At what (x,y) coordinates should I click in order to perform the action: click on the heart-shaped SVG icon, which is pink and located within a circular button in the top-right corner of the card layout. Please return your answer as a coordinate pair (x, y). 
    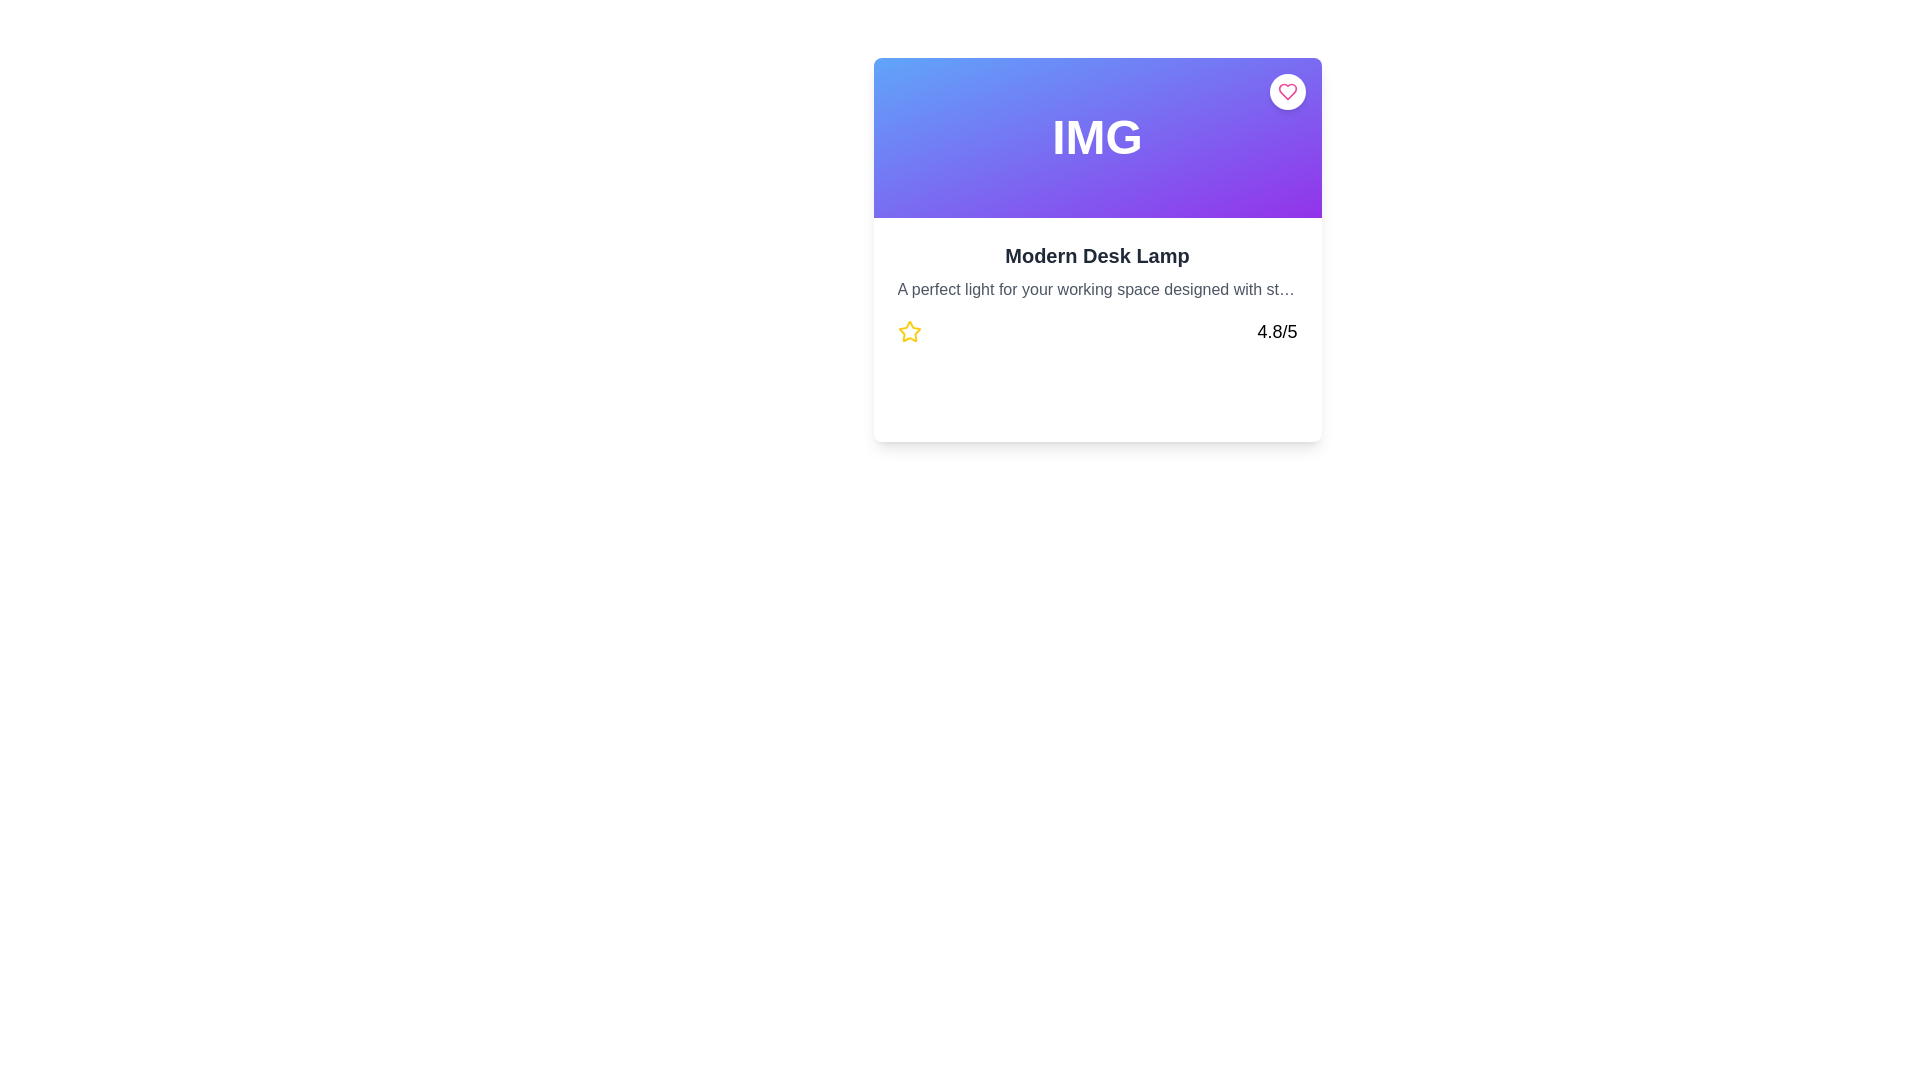
    Looking at the image, I should click on (1287, 92).